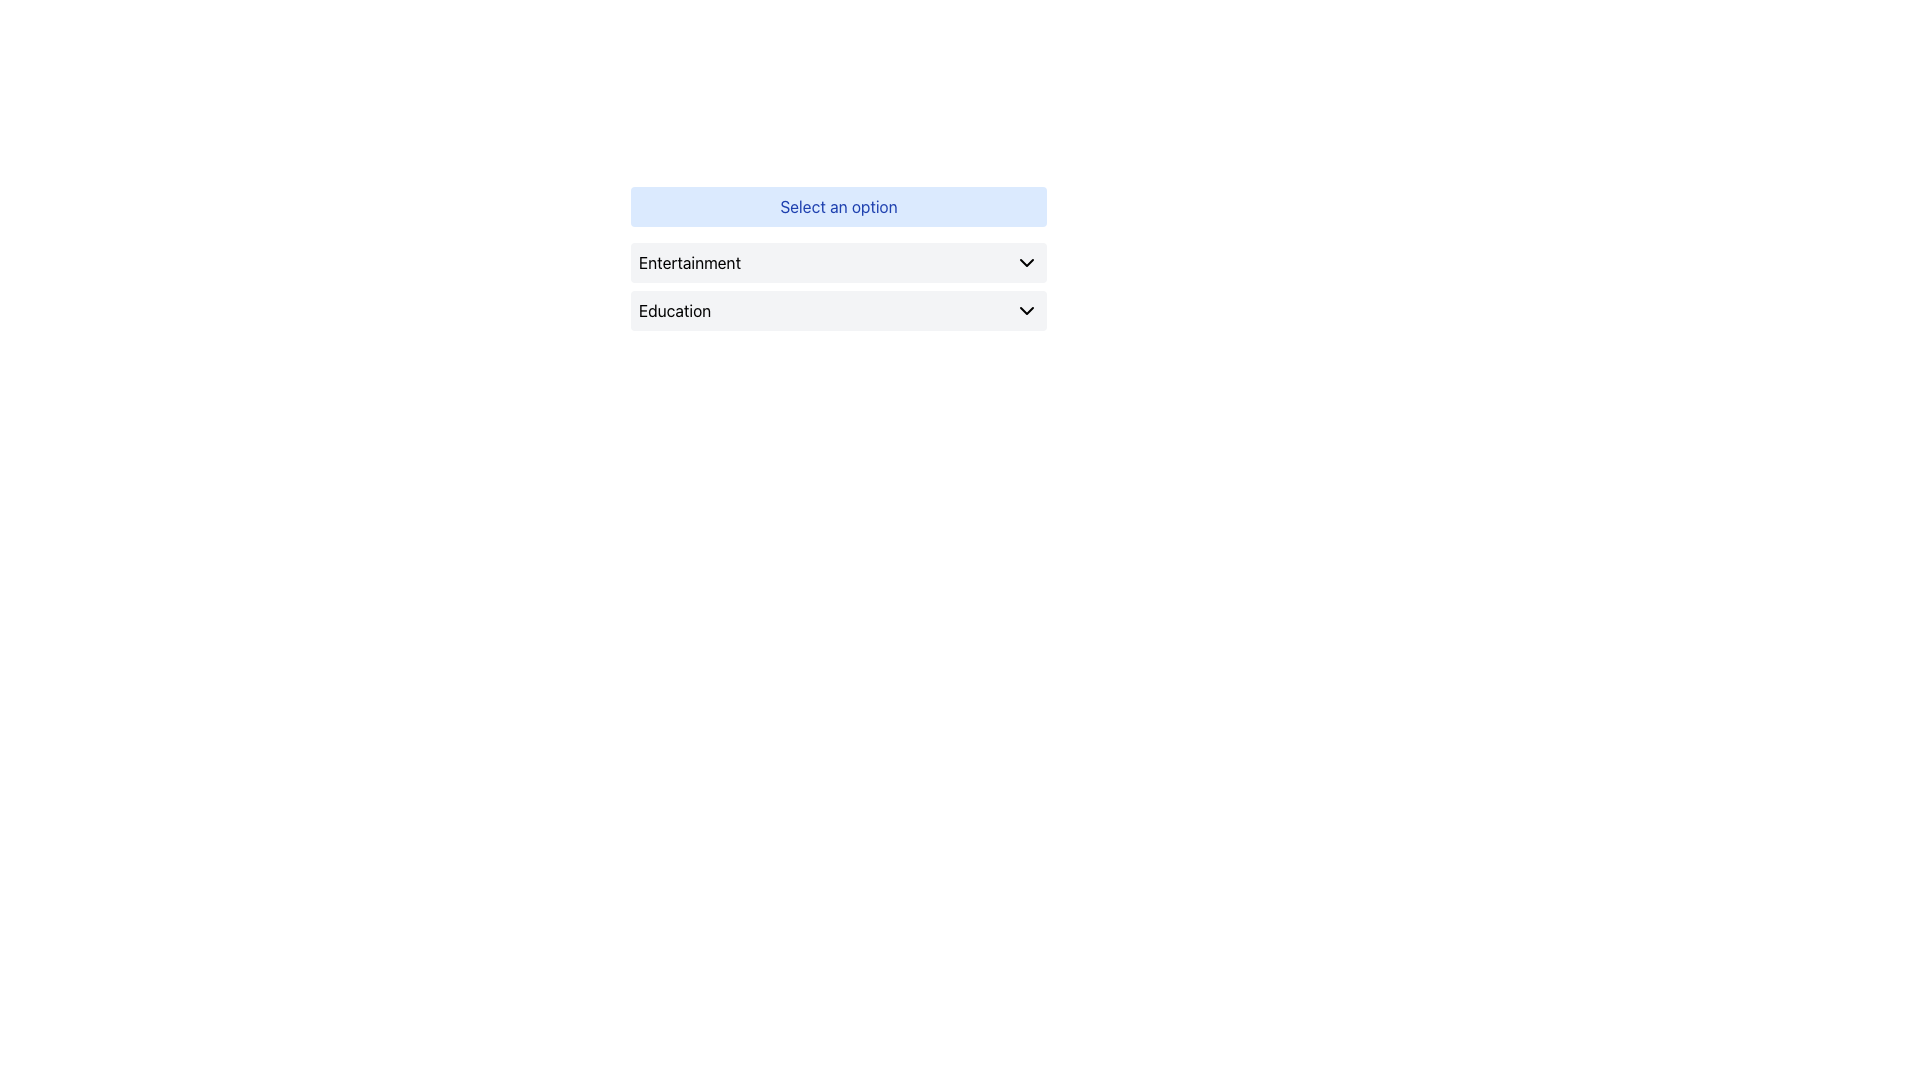 The width and height of the screenshot is (1920, 1080). I want to click on the dropdown icon located at the far right of the 'Education' row, so click(1027, 311).